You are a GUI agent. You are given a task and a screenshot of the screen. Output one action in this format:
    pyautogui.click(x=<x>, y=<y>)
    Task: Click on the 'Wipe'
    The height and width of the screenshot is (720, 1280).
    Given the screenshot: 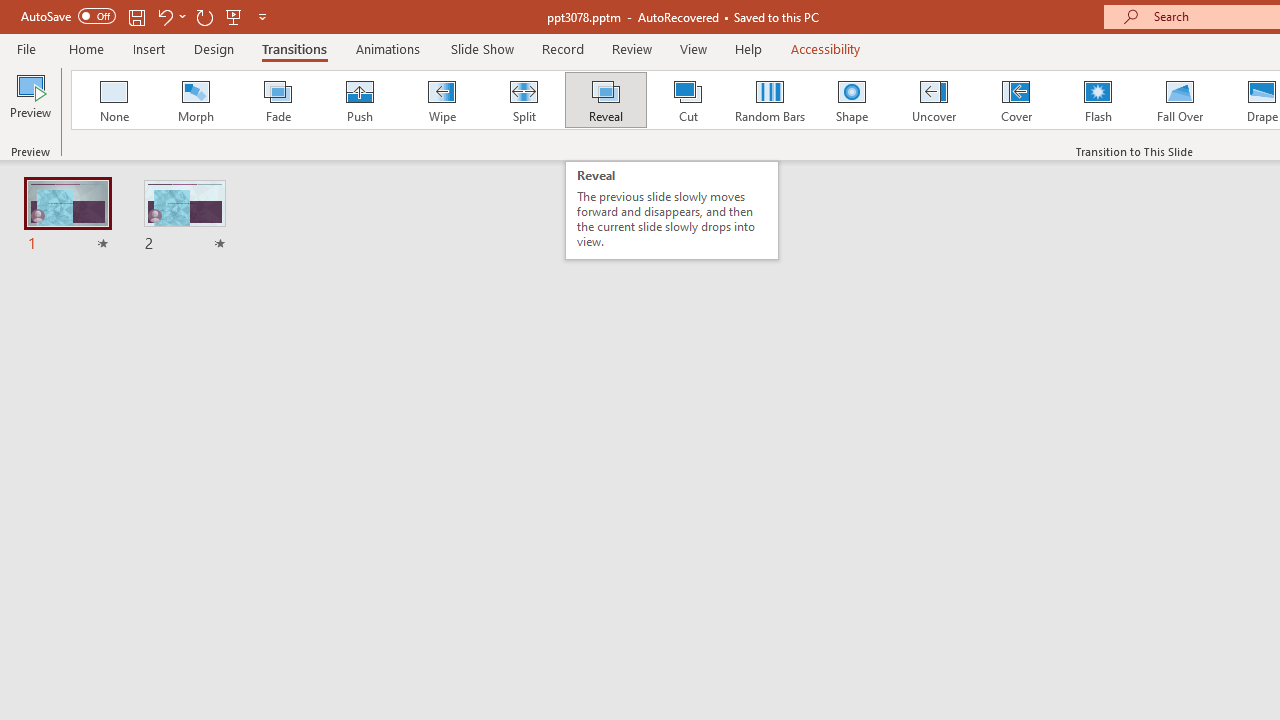 What is the action you would take?
    pyautogui.click(x=440, y=100)
    